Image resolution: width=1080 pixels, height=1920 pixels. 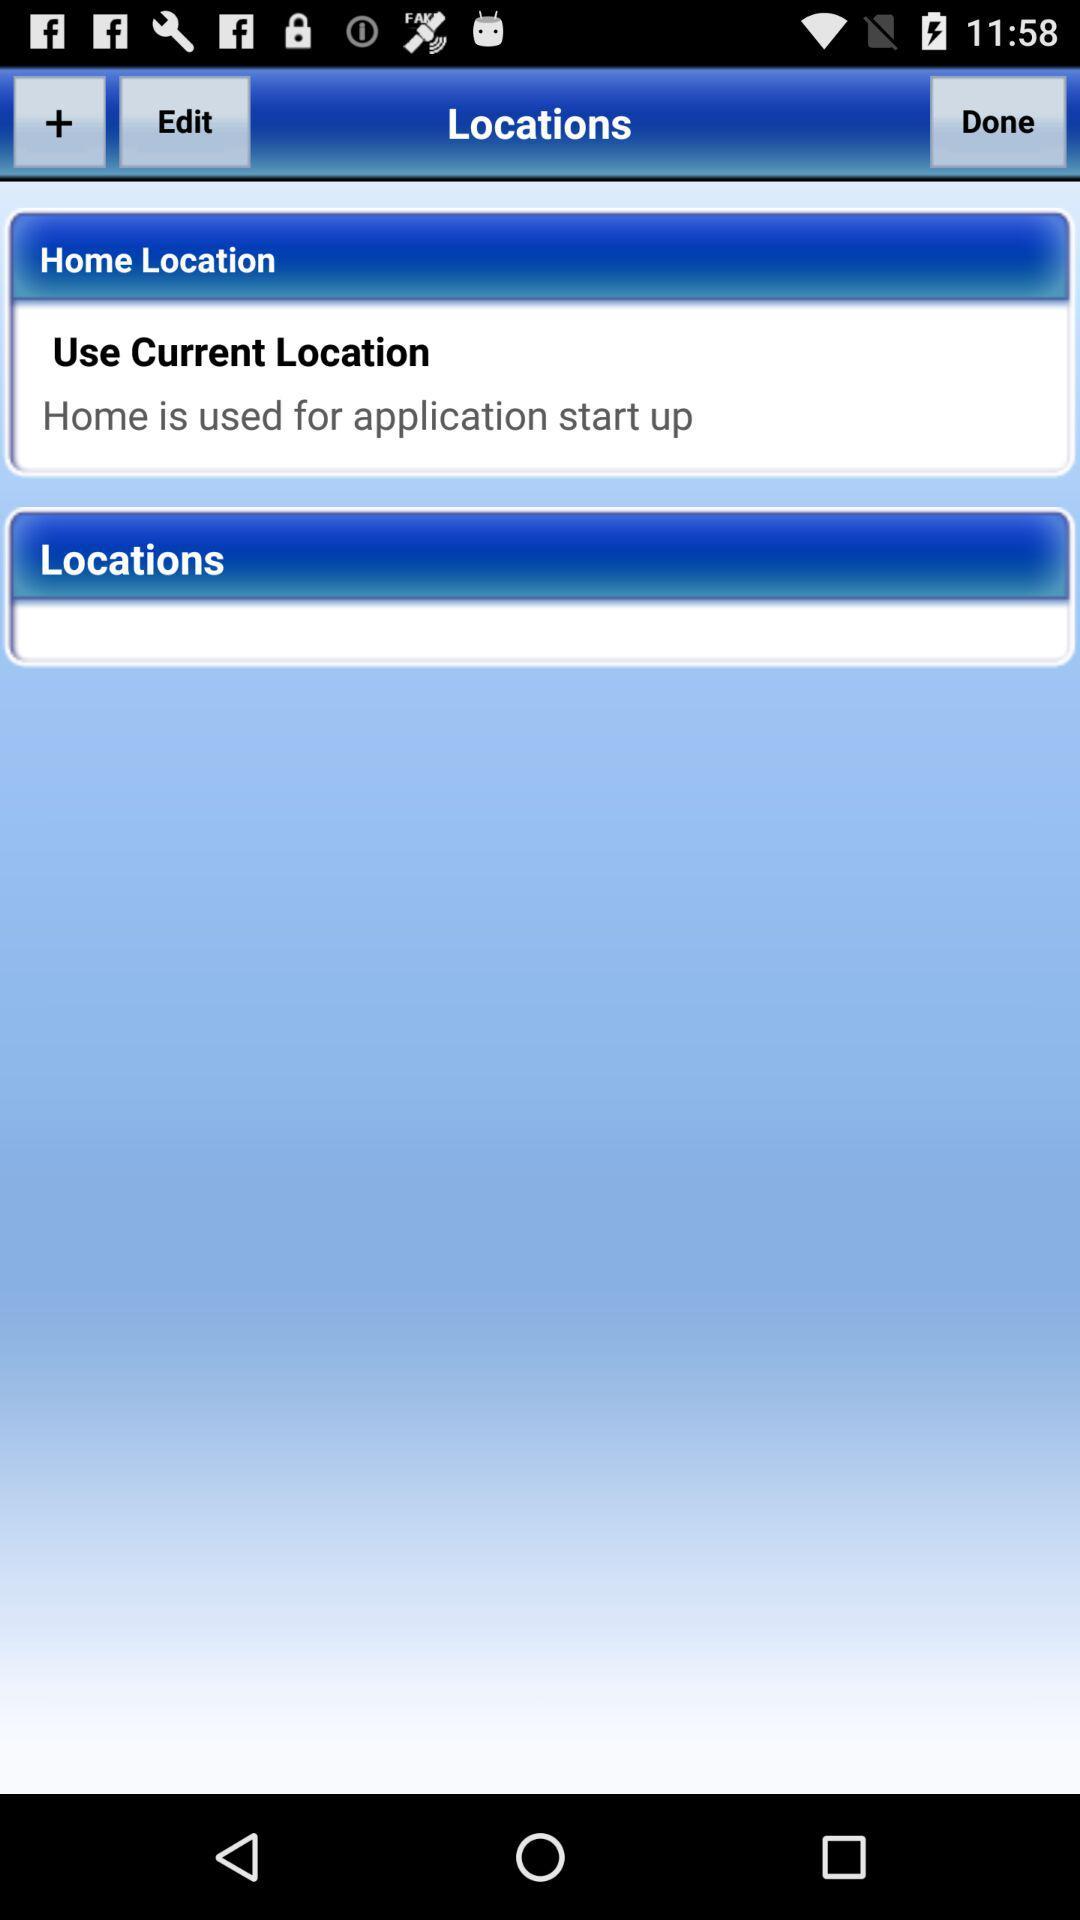 I want to click on the done icon, so click(x=998, y=120).